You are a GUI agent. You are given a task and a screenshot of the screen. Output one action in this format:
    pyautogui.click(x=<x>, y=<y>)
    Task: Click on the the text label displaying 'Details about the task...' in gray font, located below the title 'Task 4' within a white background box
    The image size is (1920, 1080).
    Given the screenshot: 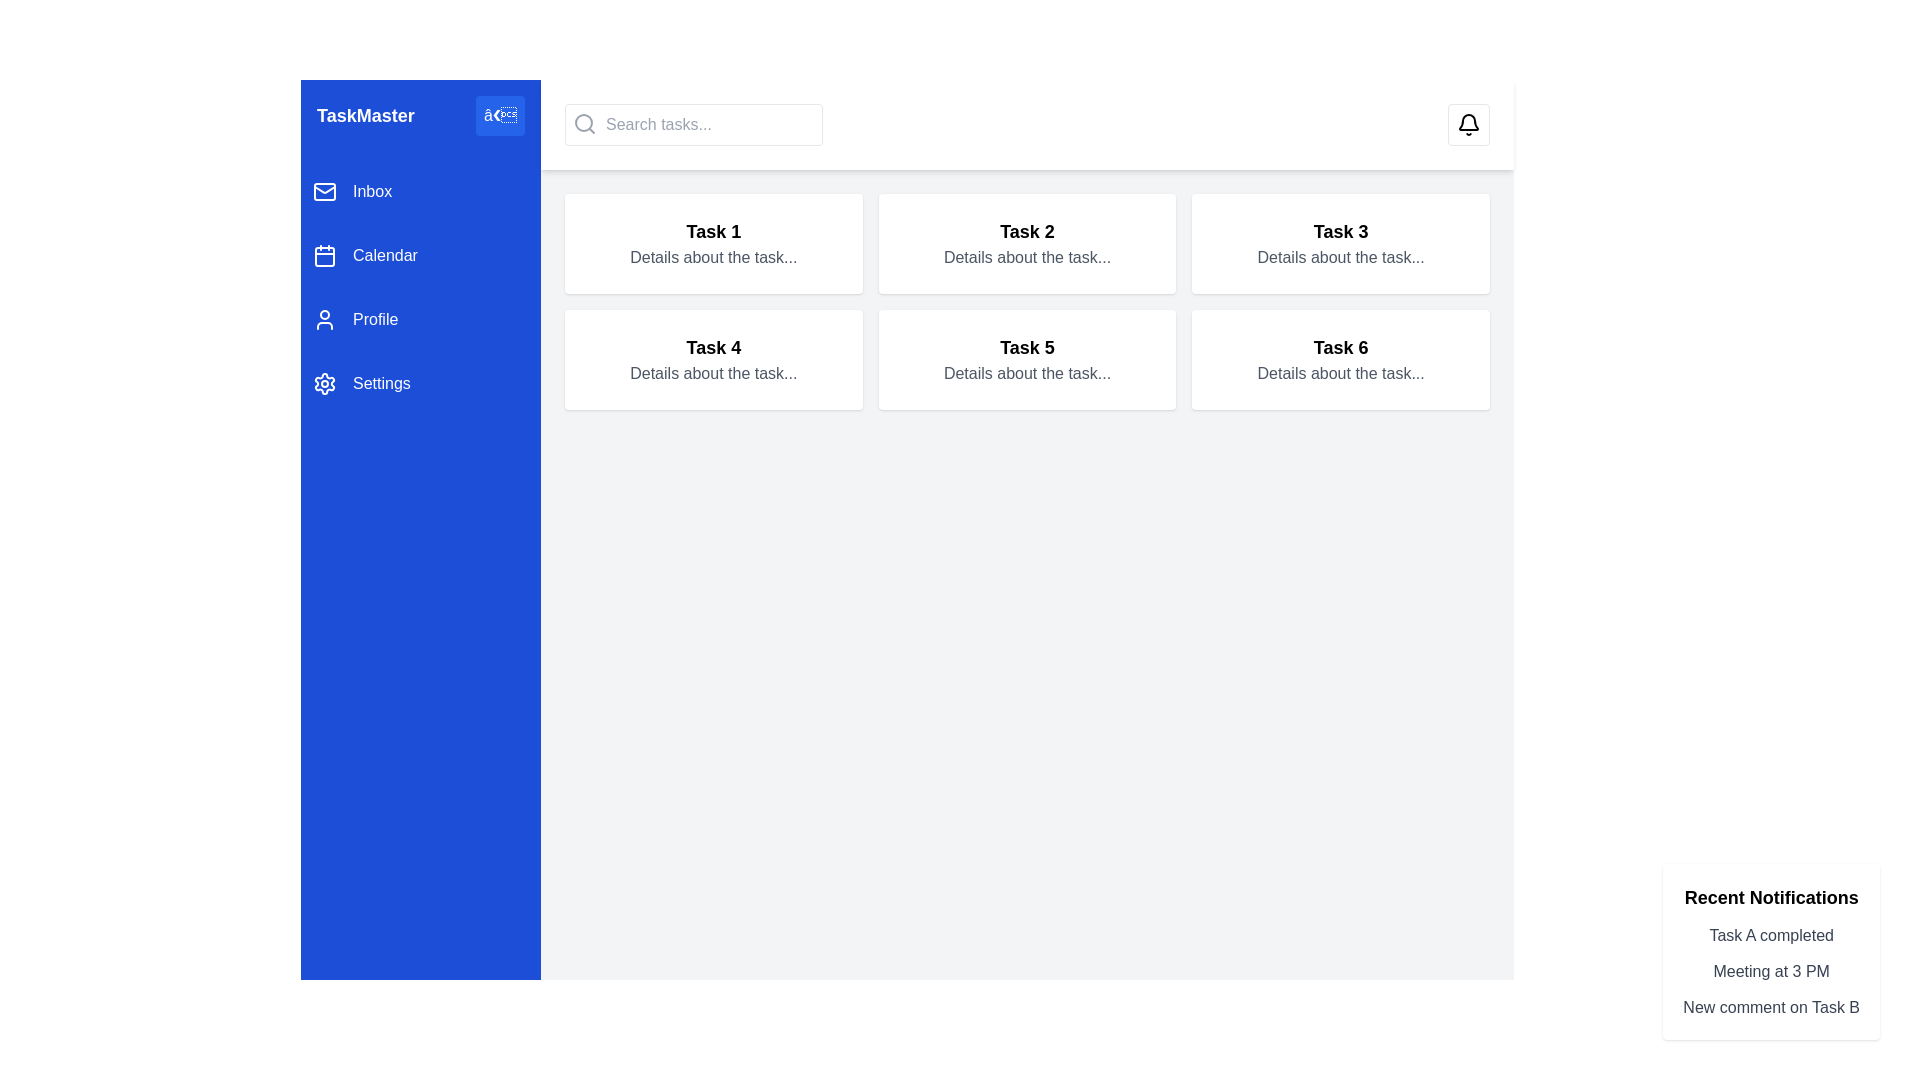 What is the action you would take?
    pyautogui.click(x=713, y=374)
    